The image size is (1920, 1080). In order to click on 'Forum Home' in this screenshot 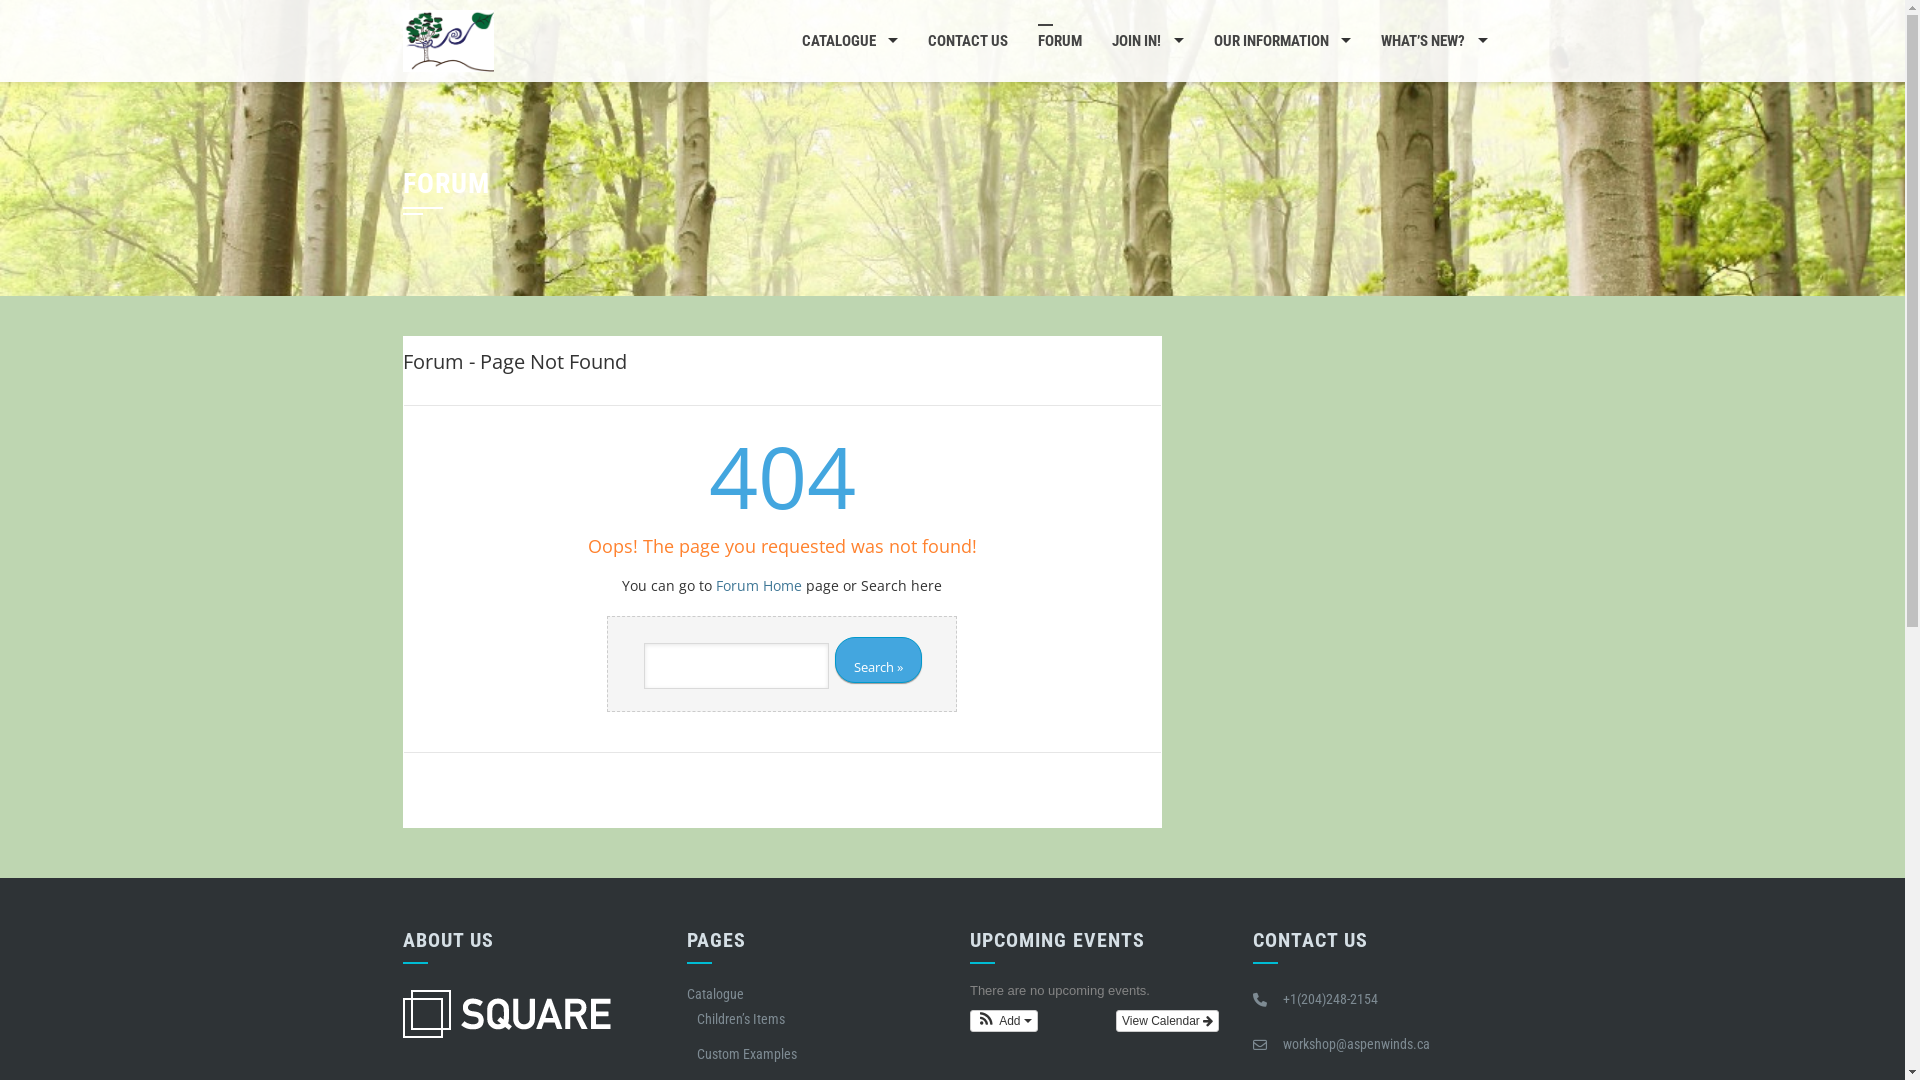, I will do `click(757, 585)`.